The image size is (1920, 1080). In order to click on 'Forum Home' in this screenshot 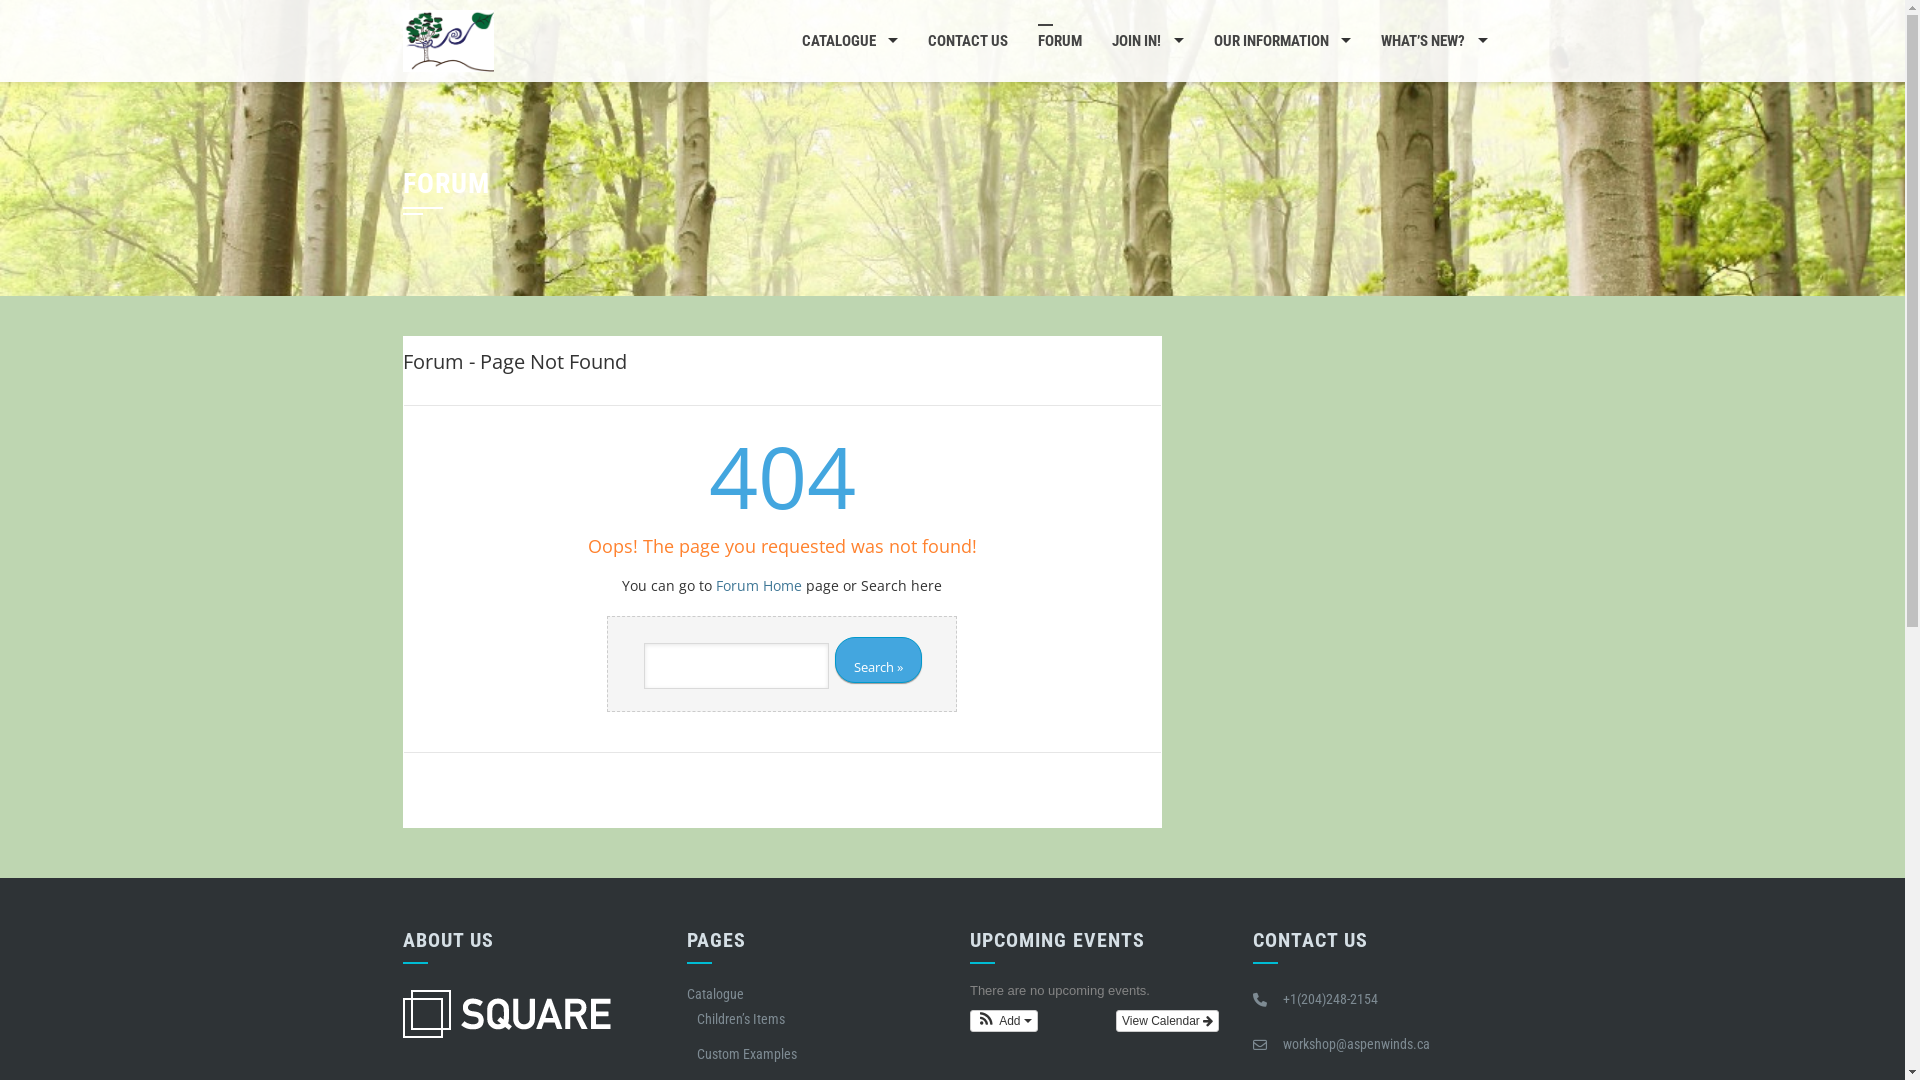, I will do `click(757, 585)`.